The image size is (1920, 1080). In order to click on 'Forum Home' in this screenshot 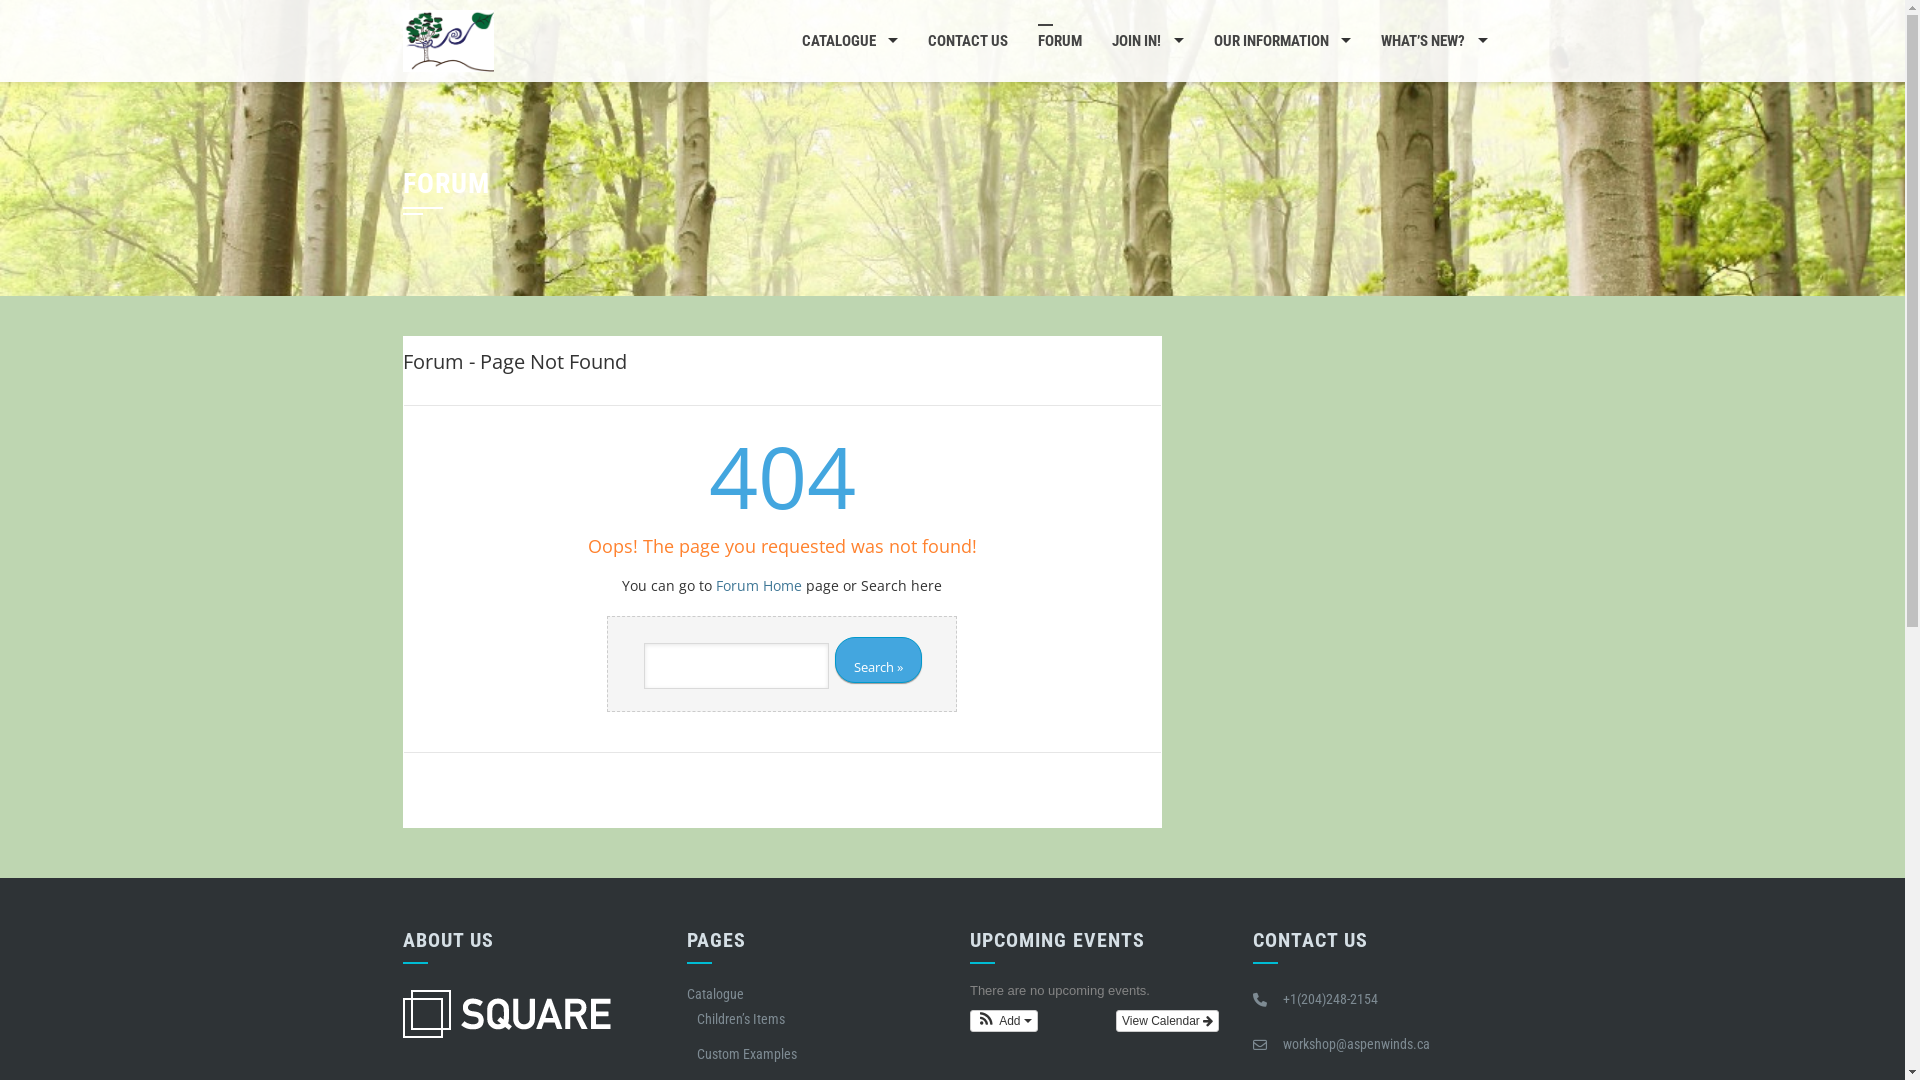, I will do `click(757, 585)`.